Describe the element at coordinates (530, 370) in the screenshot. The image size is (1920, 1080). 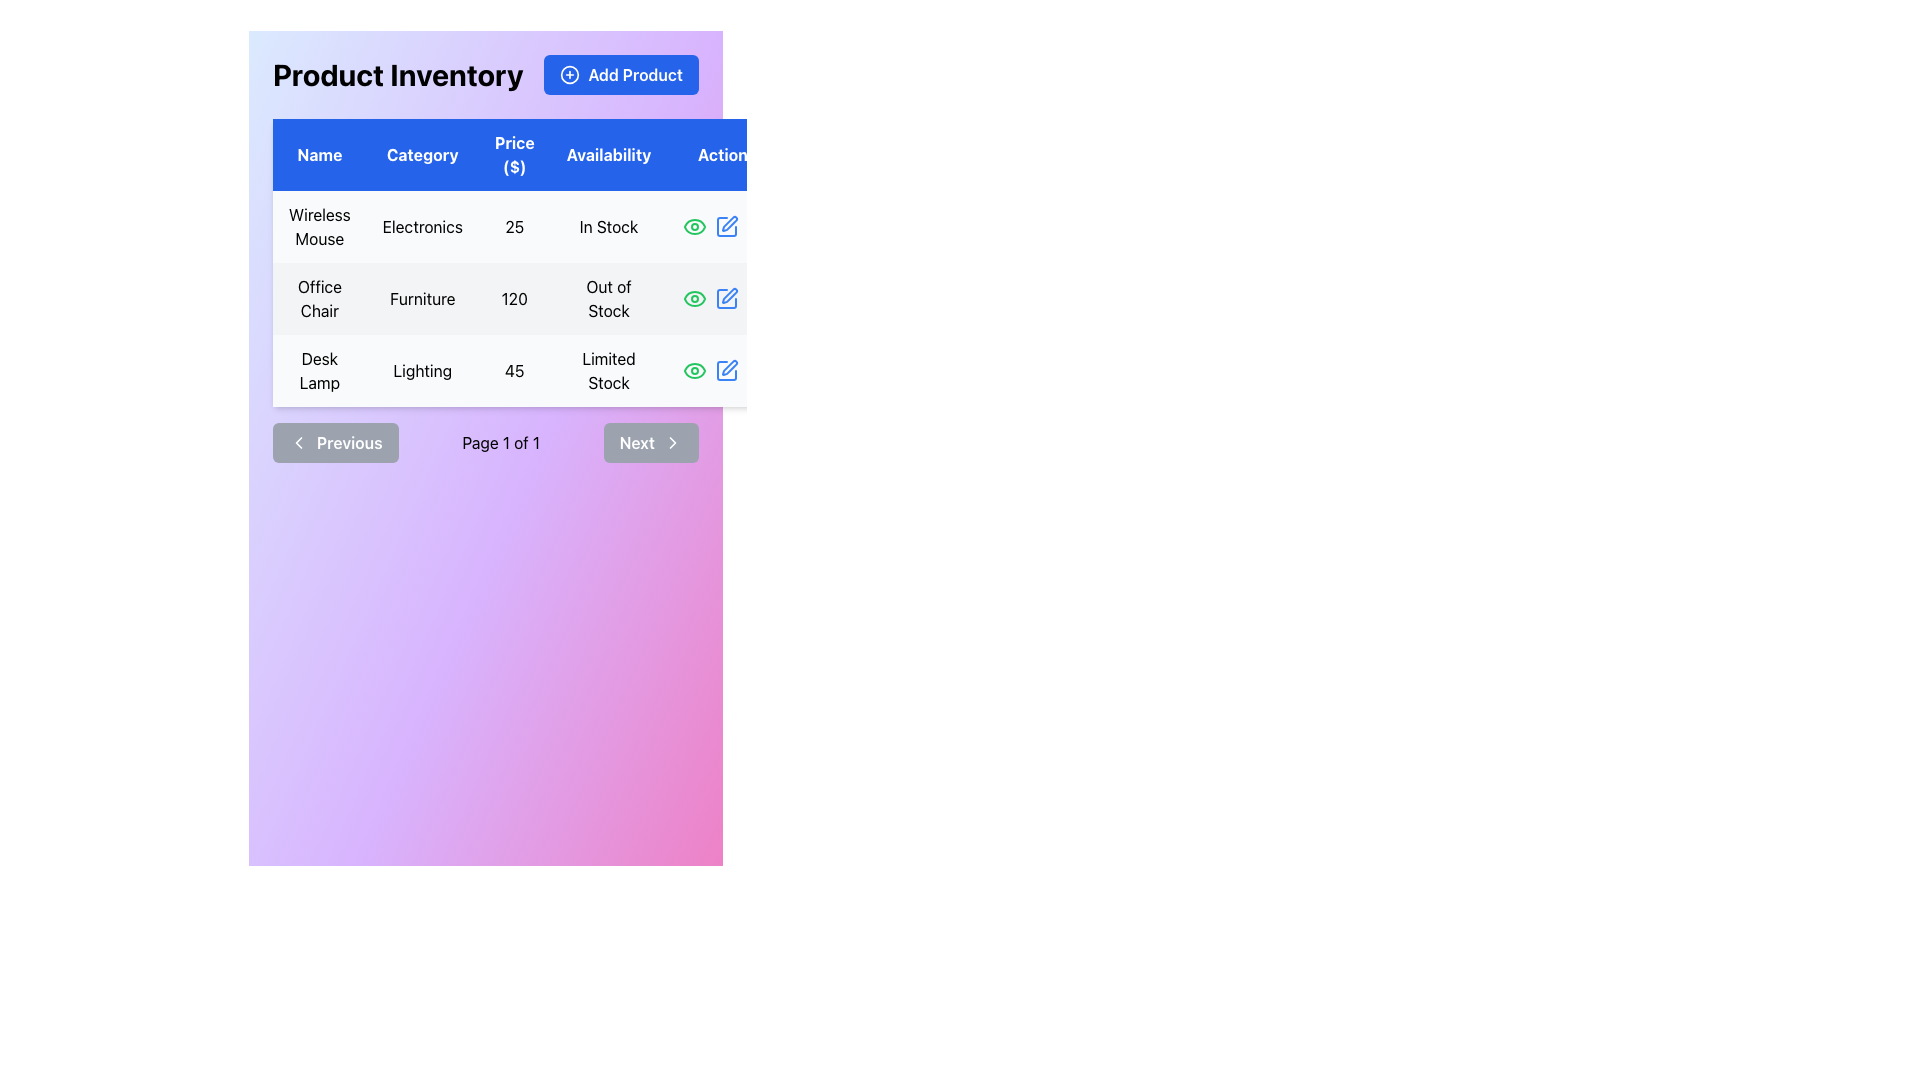
I see `the third row of the 'Product Inventory' table` at that location.